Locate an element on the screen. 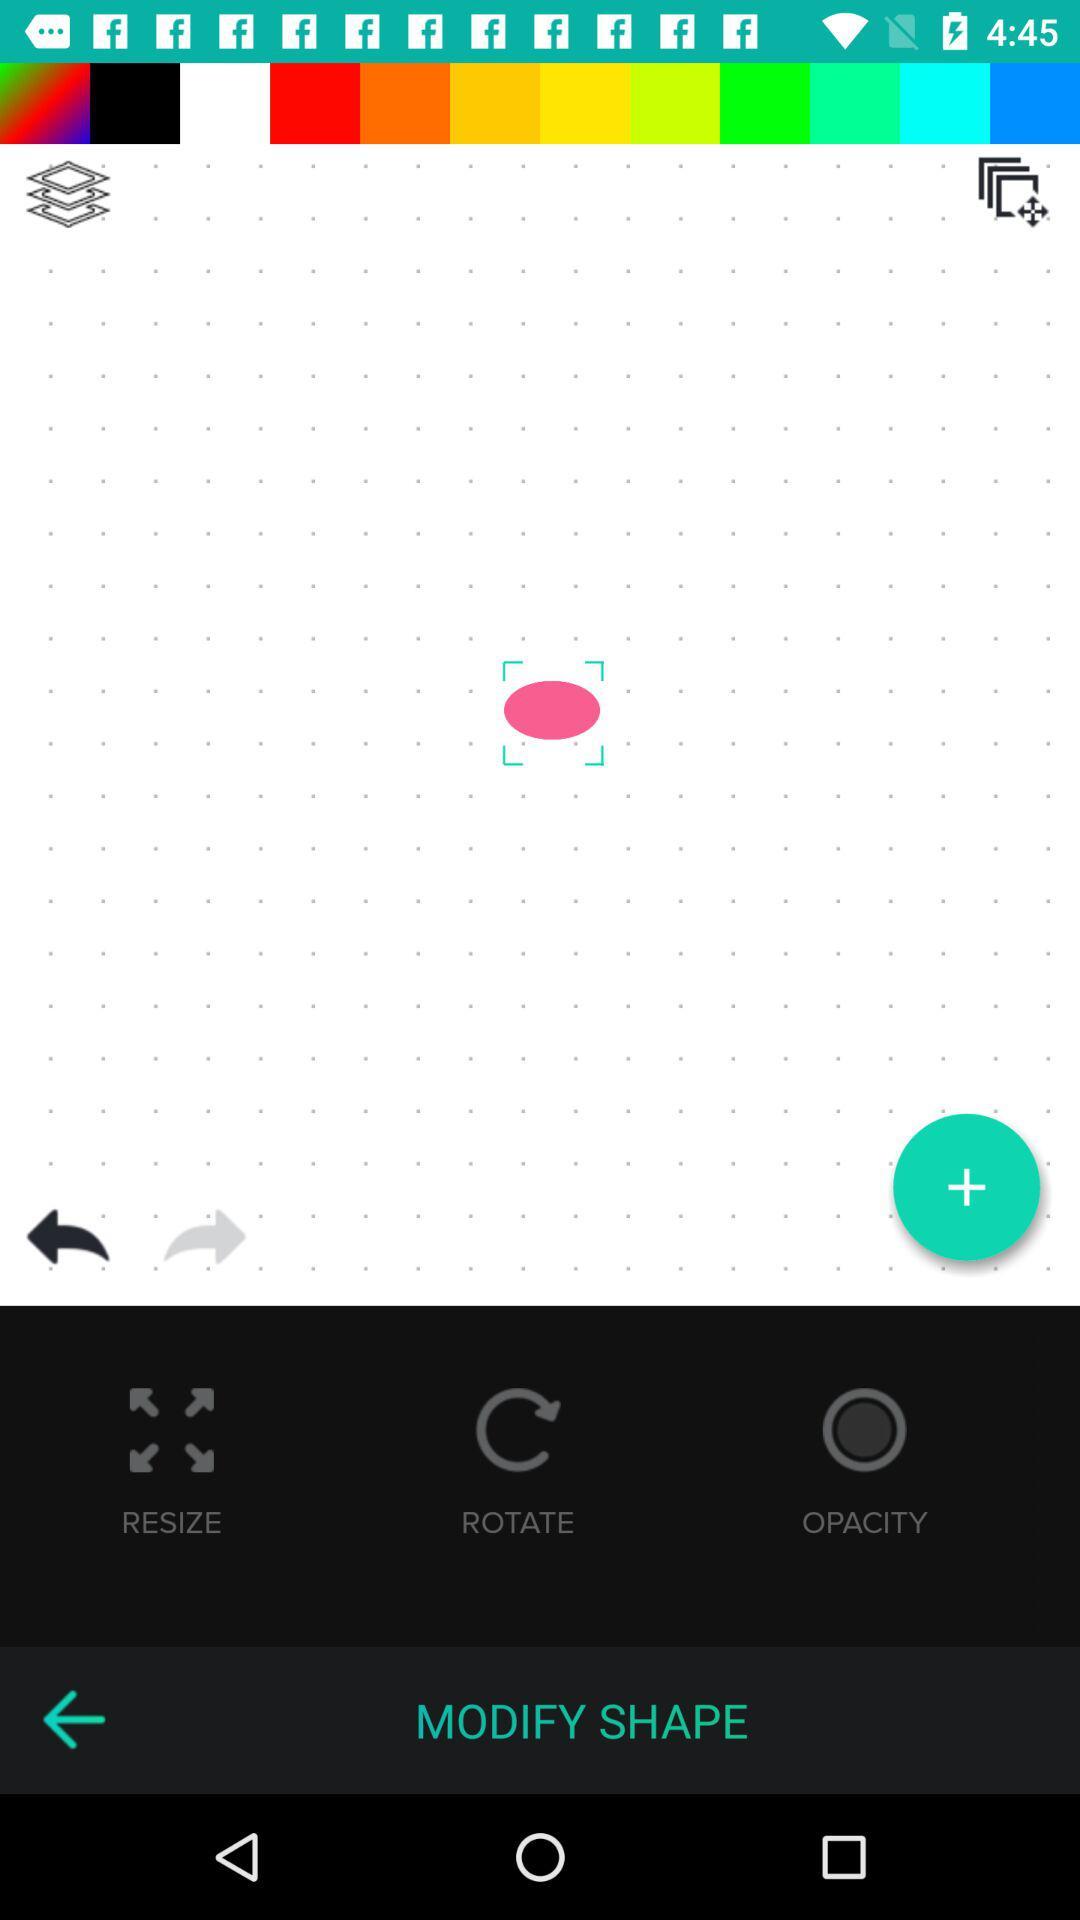 The image size is (1080, 1920). the arrow_forward icon is located at coordinates (204, 1236).